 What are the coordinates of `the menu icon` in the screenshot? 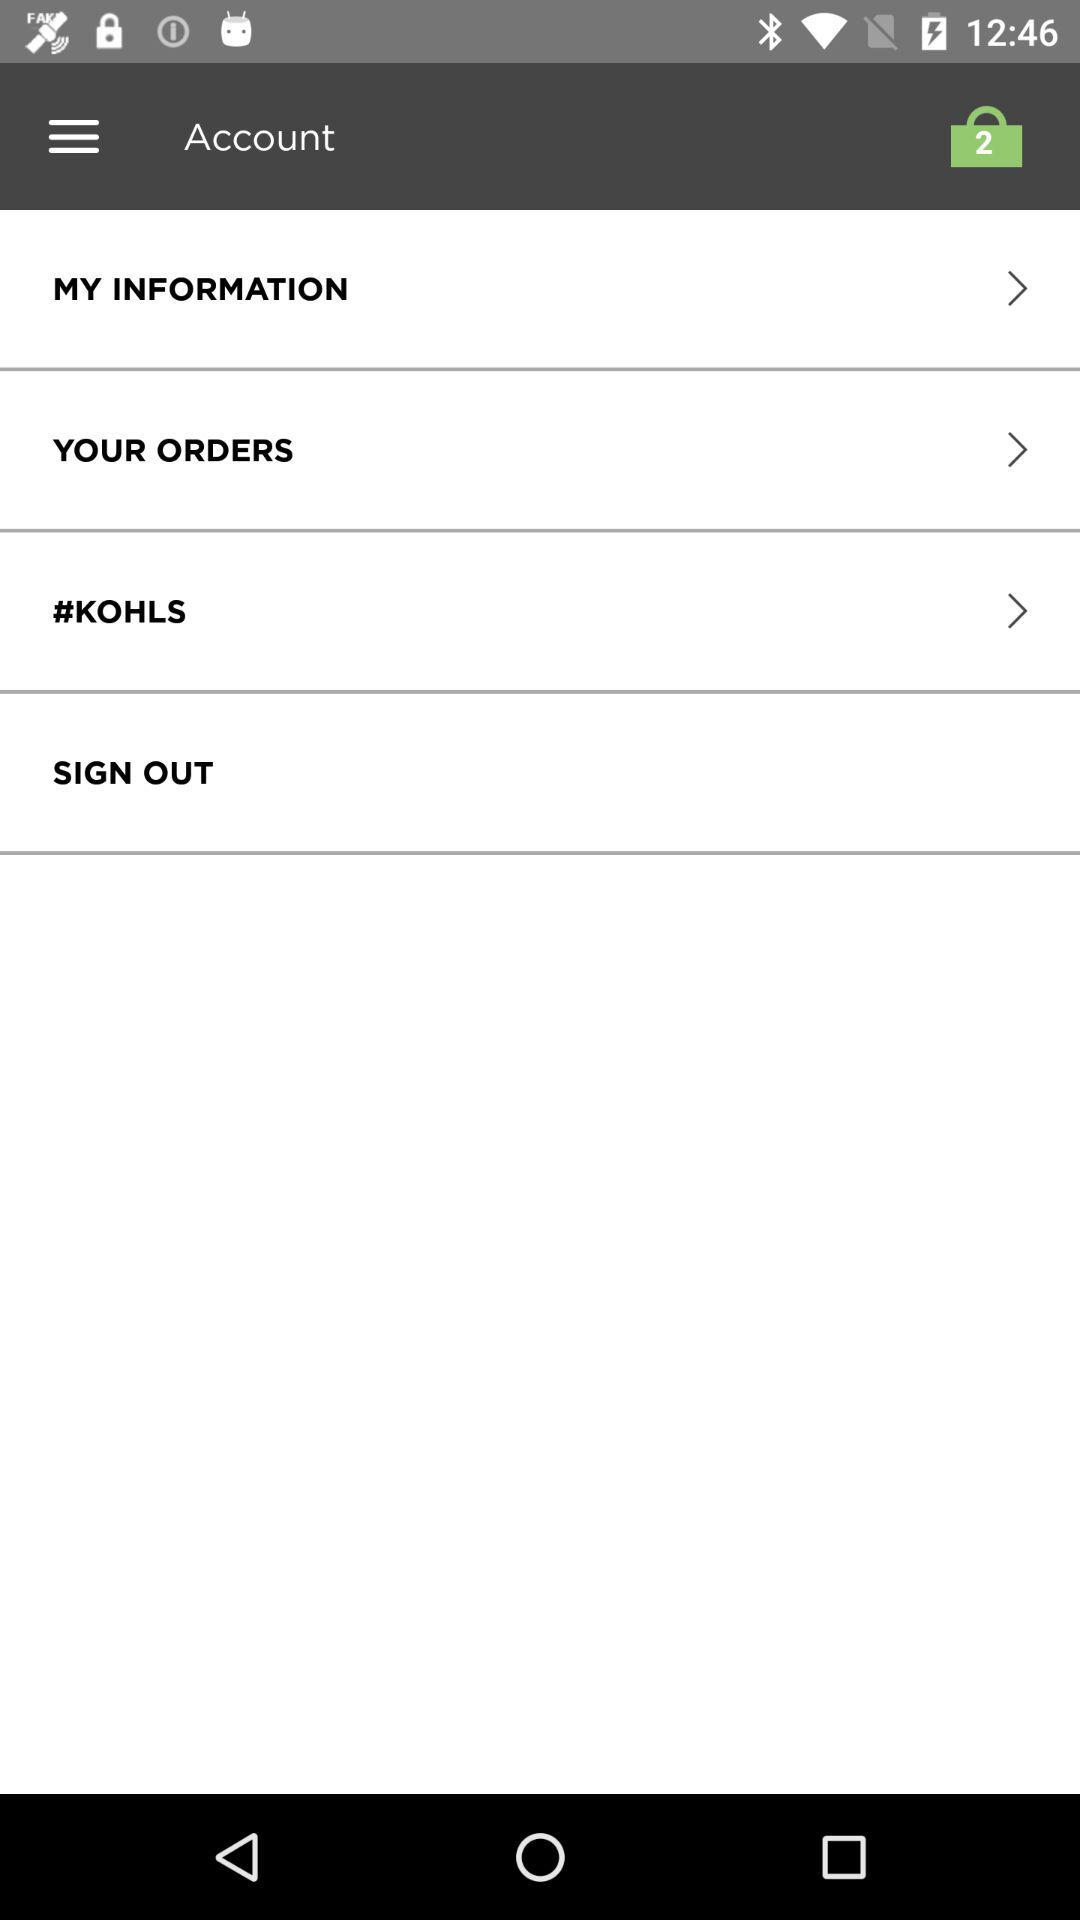 It's located at (72, 135).